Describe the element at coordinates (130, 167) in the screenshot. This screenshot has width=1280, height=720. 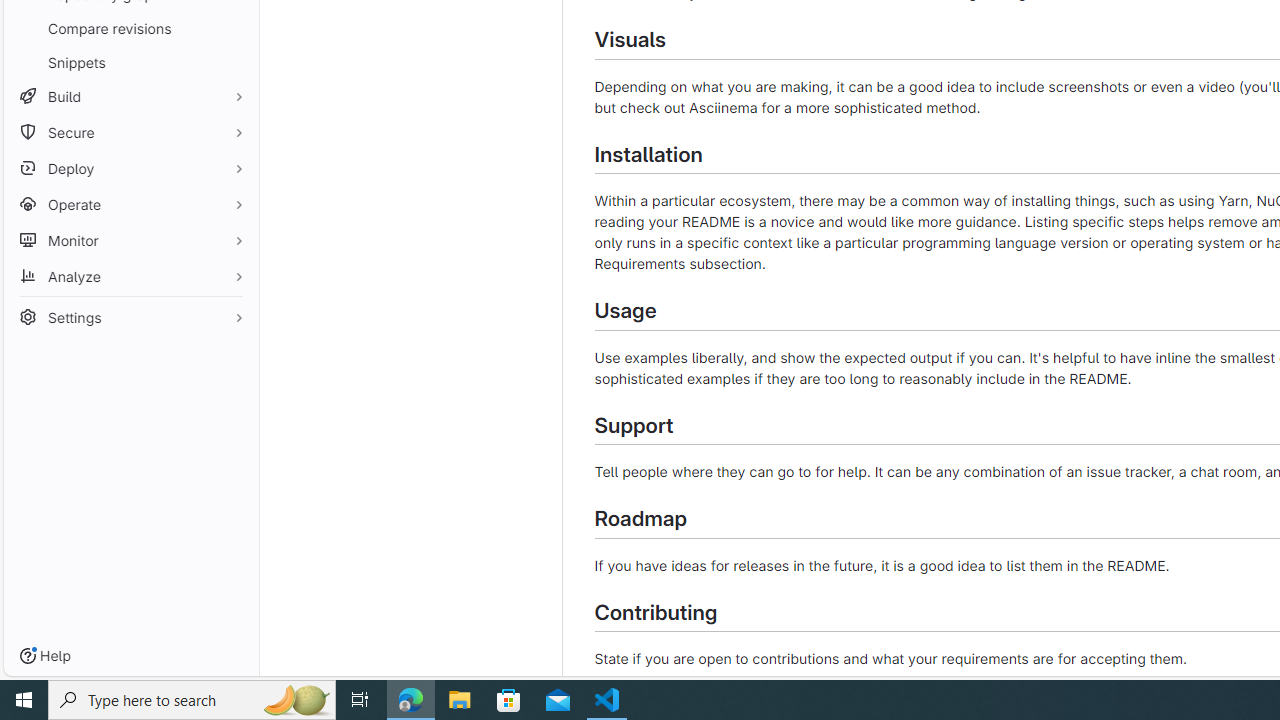
I see `'Deploy'` at that location.